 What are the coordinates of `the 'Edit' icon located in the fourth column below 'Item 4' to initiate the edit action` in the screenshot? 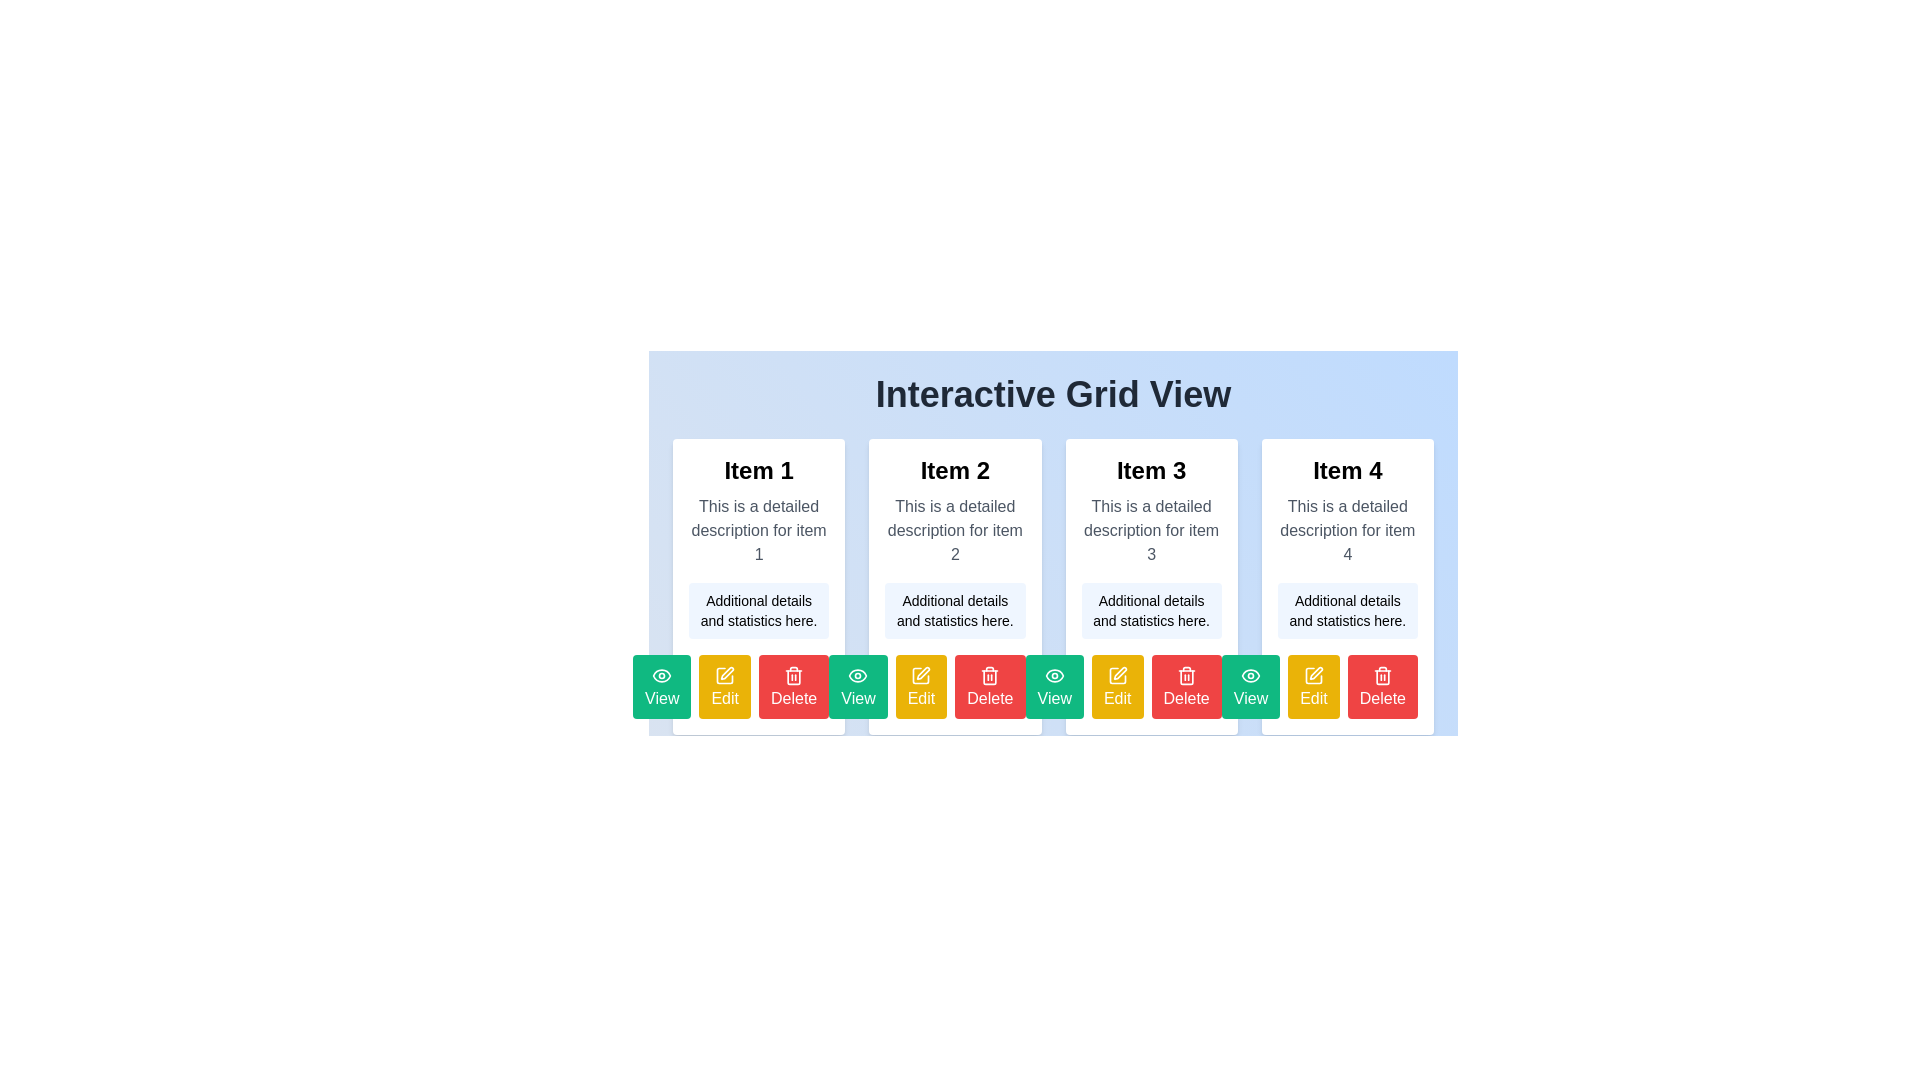 It's located at (1314, 675).